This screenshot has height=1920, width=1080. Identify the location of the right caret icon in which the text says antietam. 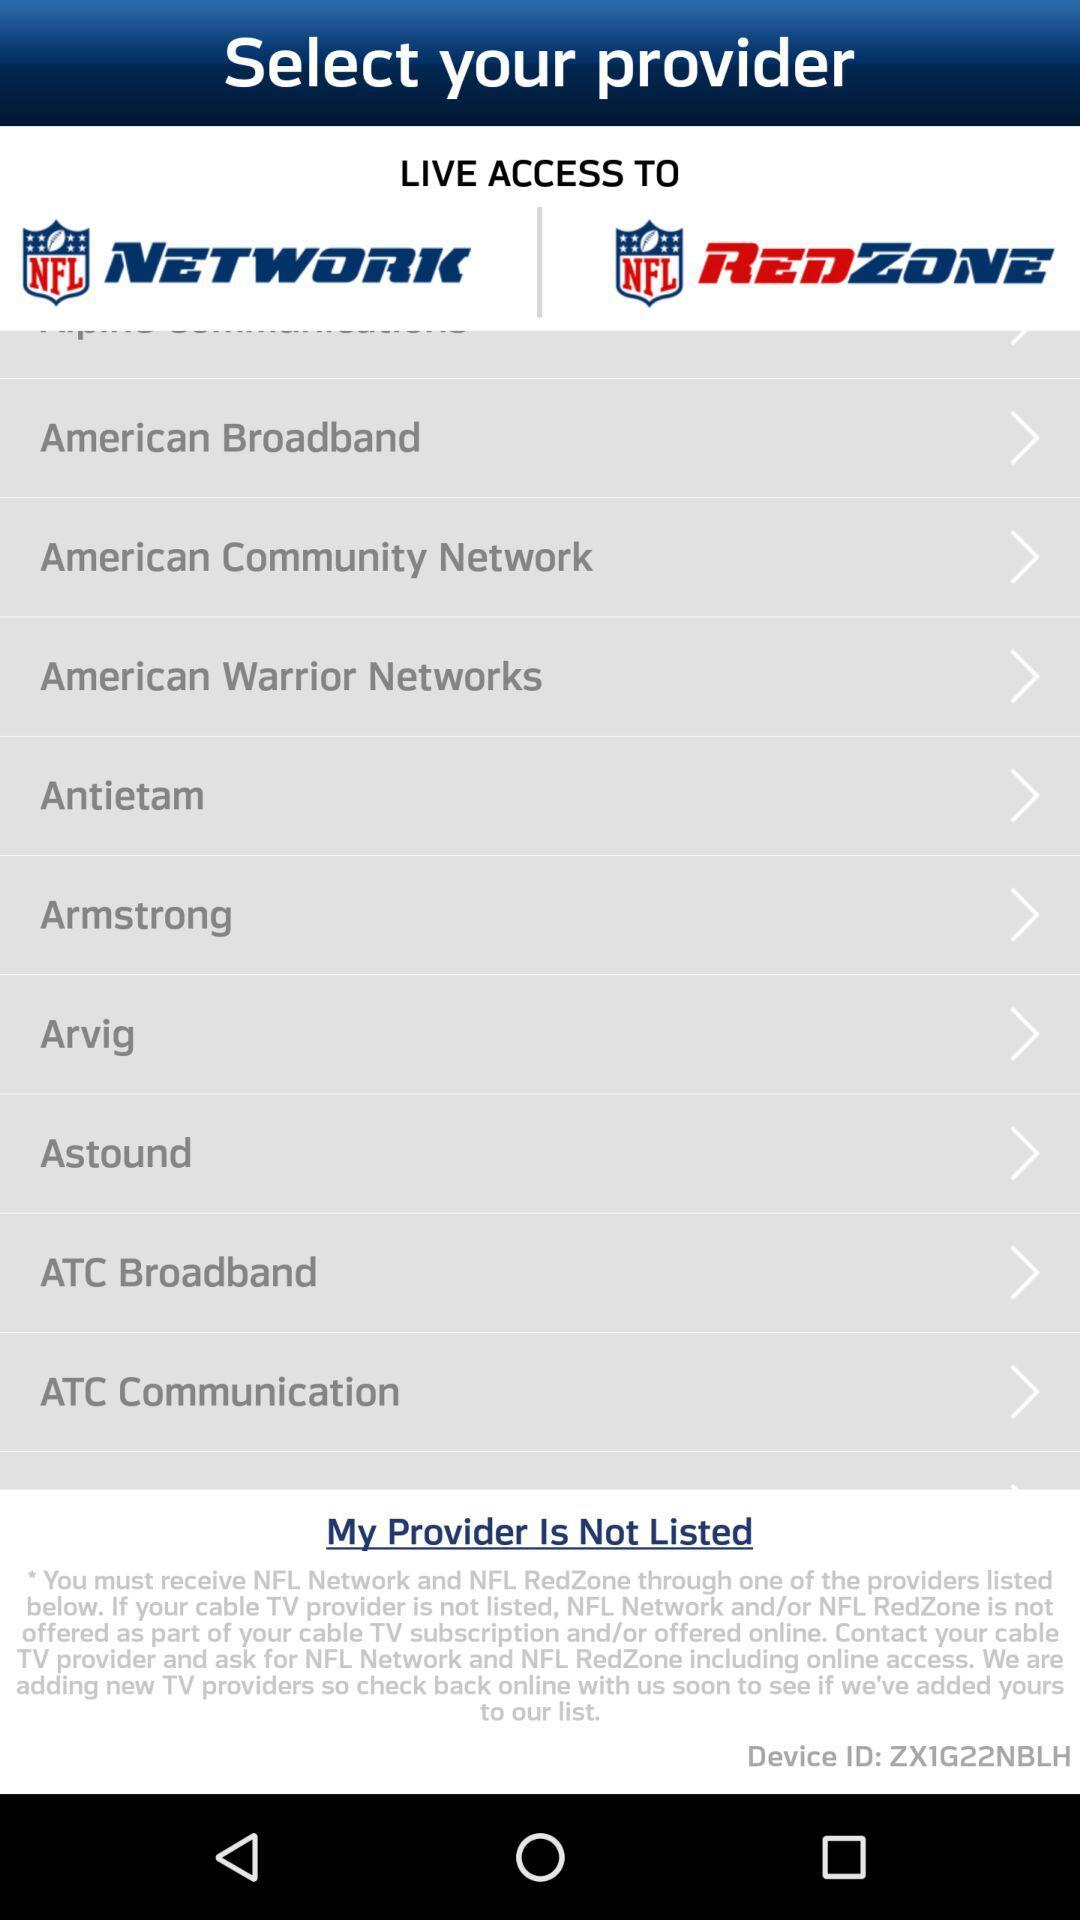
(1025, 795).